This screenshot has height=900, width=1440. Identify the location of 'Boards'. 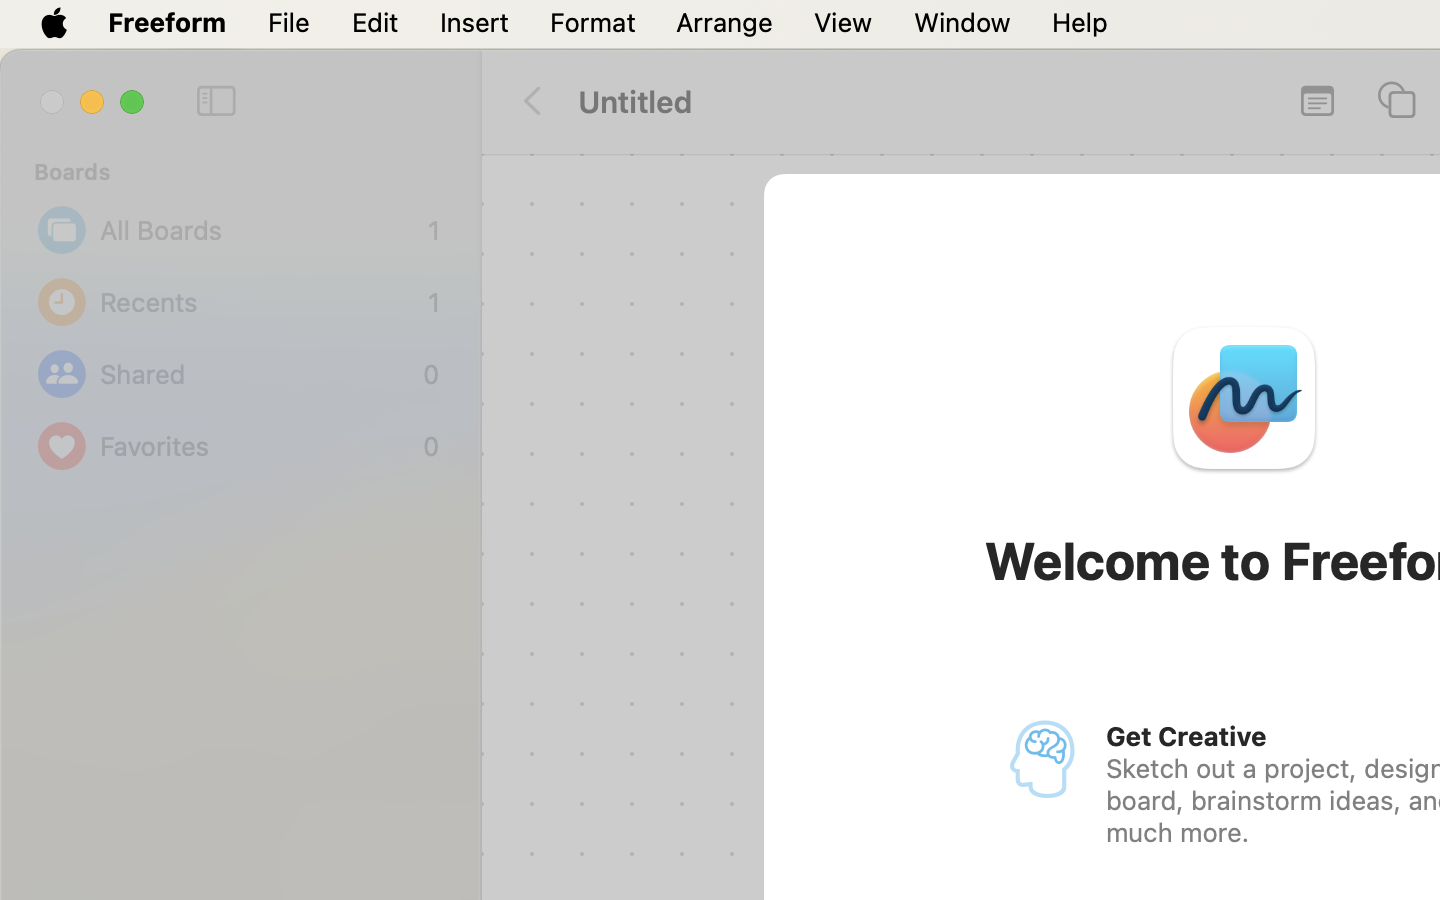
(250, 171).